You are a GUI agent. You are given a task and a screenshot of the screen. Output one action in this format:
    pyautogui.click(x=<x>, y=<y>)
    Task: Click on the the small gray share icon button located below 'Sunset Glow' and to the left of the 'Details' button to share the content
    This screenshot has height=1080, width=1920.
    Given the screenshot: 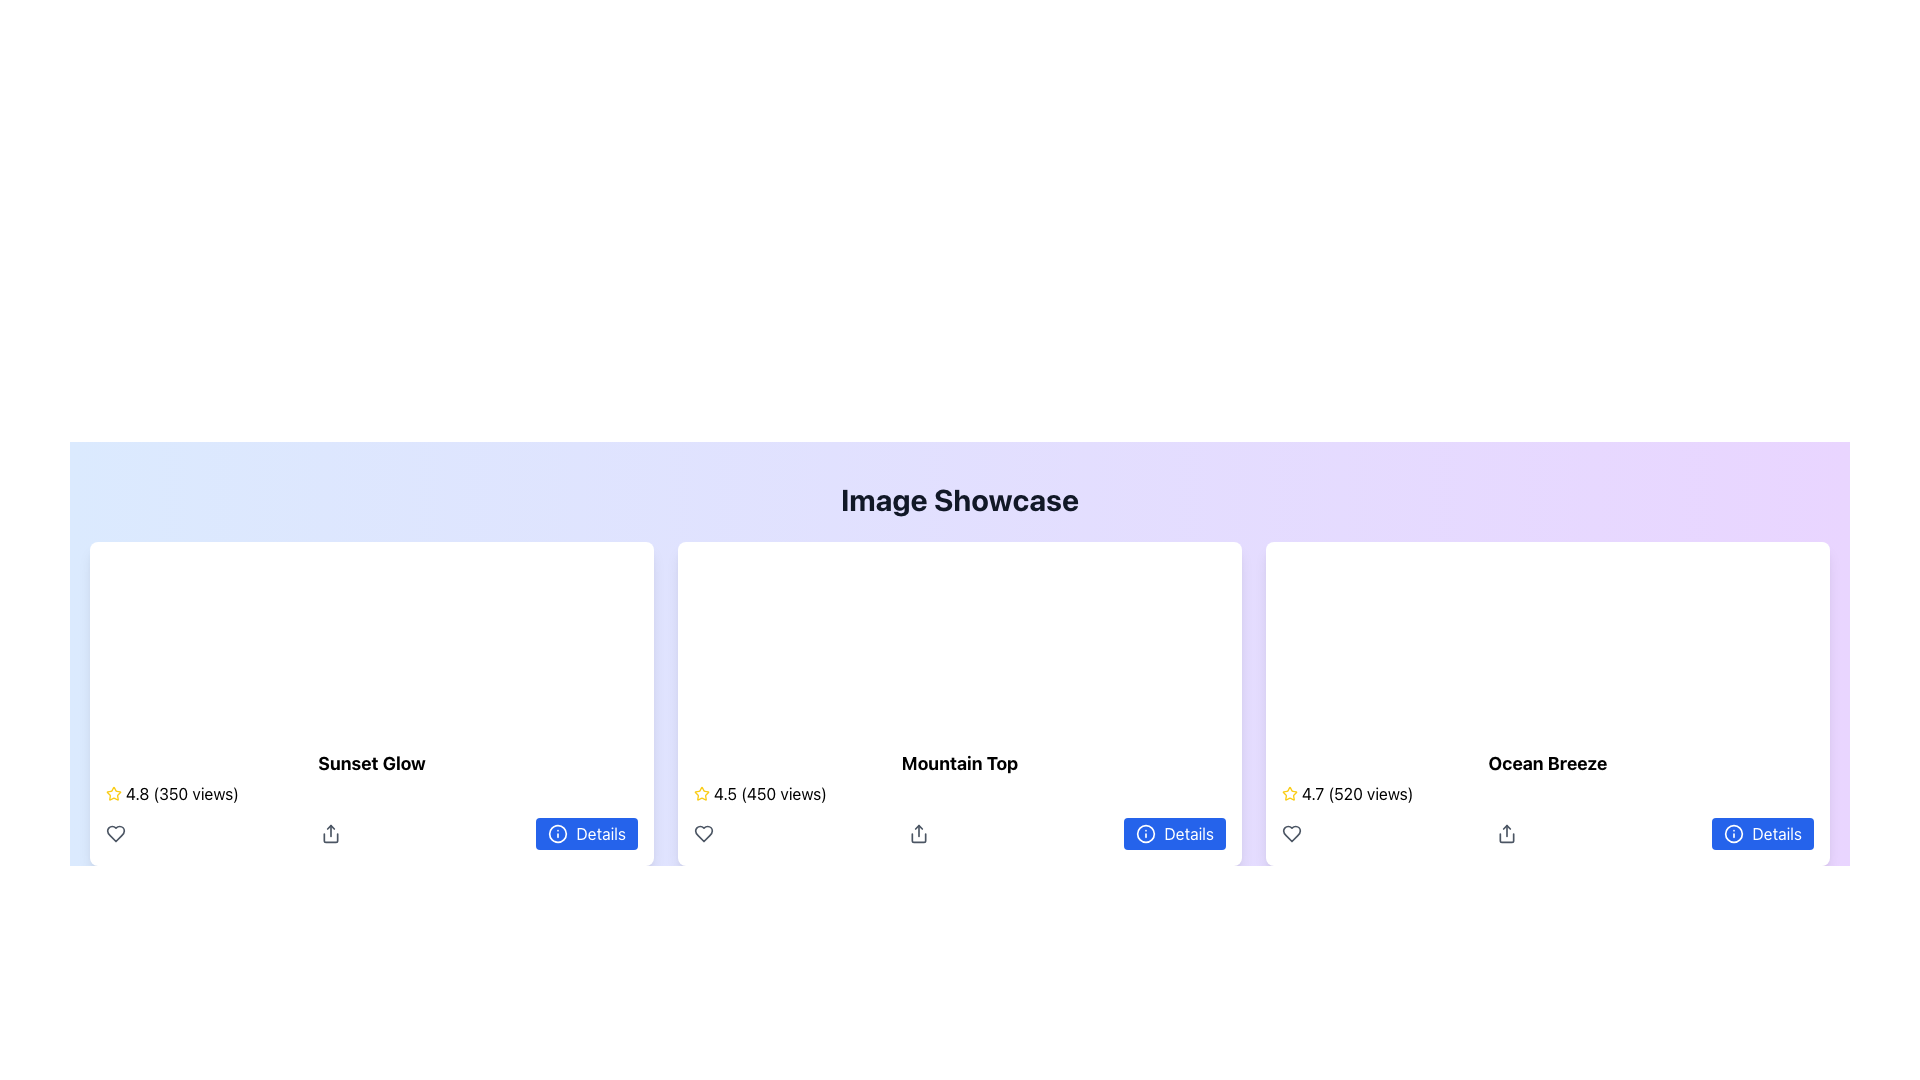 What is the action you would take?
    pyautogui.click(x=331, y=833)
    